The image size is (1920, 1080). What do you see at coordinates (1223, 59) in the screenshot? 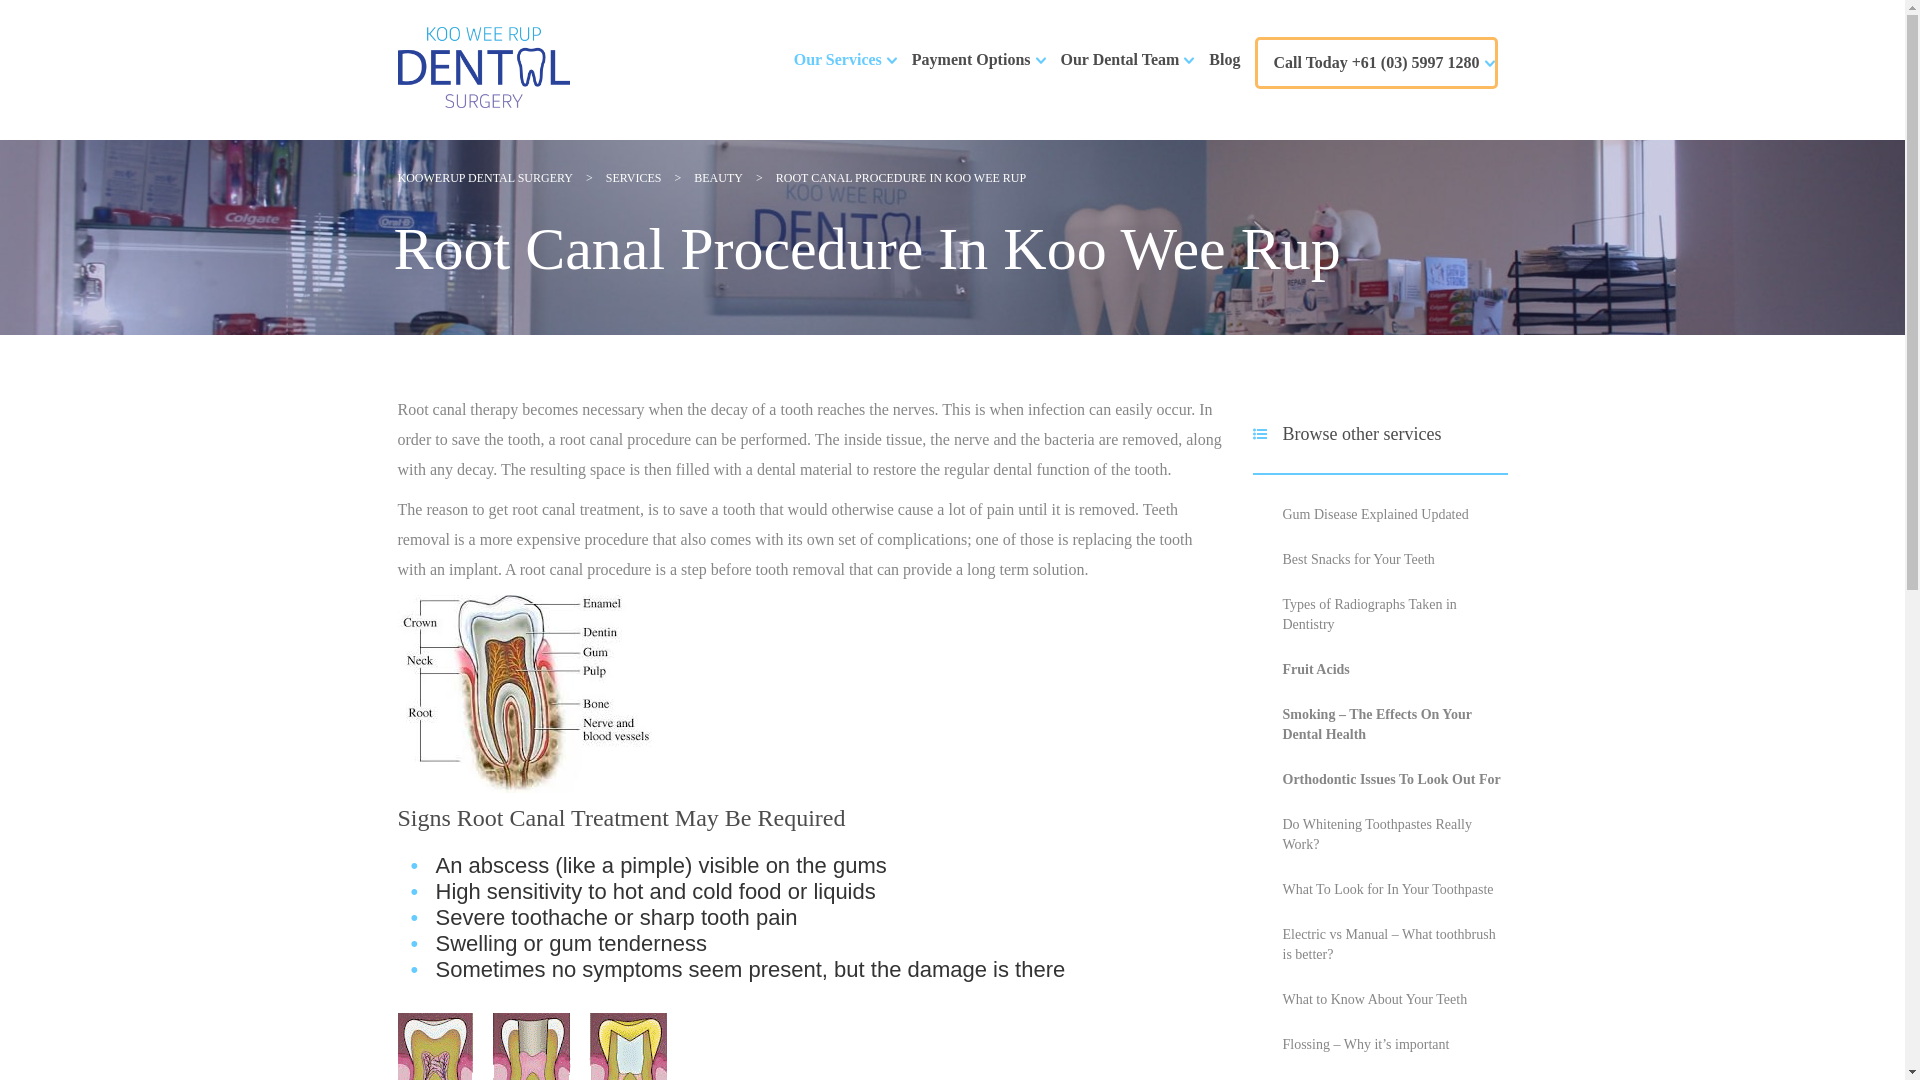
I see `'Blog'` at bounding box center [1223, 59].